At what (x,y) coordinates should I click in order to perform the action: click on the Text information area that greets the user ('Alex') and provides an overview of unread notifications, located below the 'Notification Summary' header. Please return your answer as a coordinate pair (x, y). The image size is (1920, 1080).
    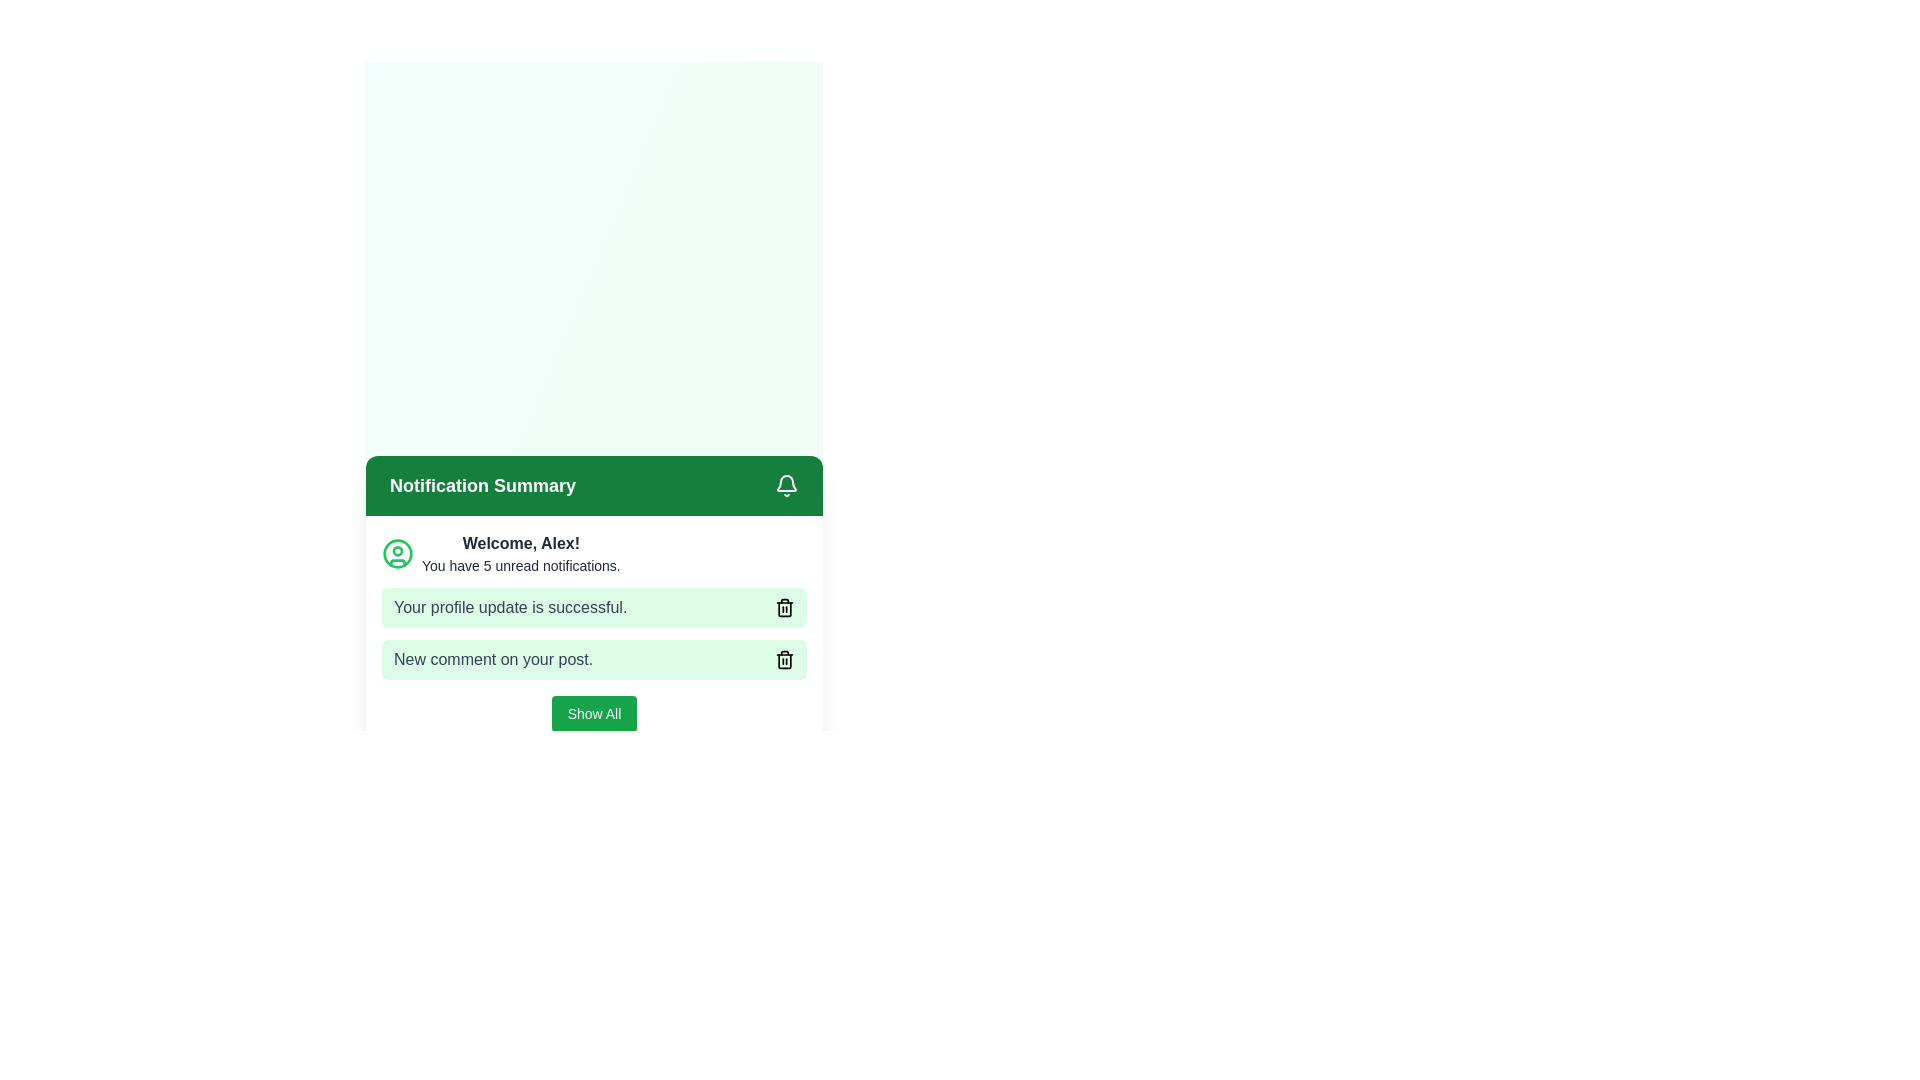
    Looking at the image, I should click on (521, 554).